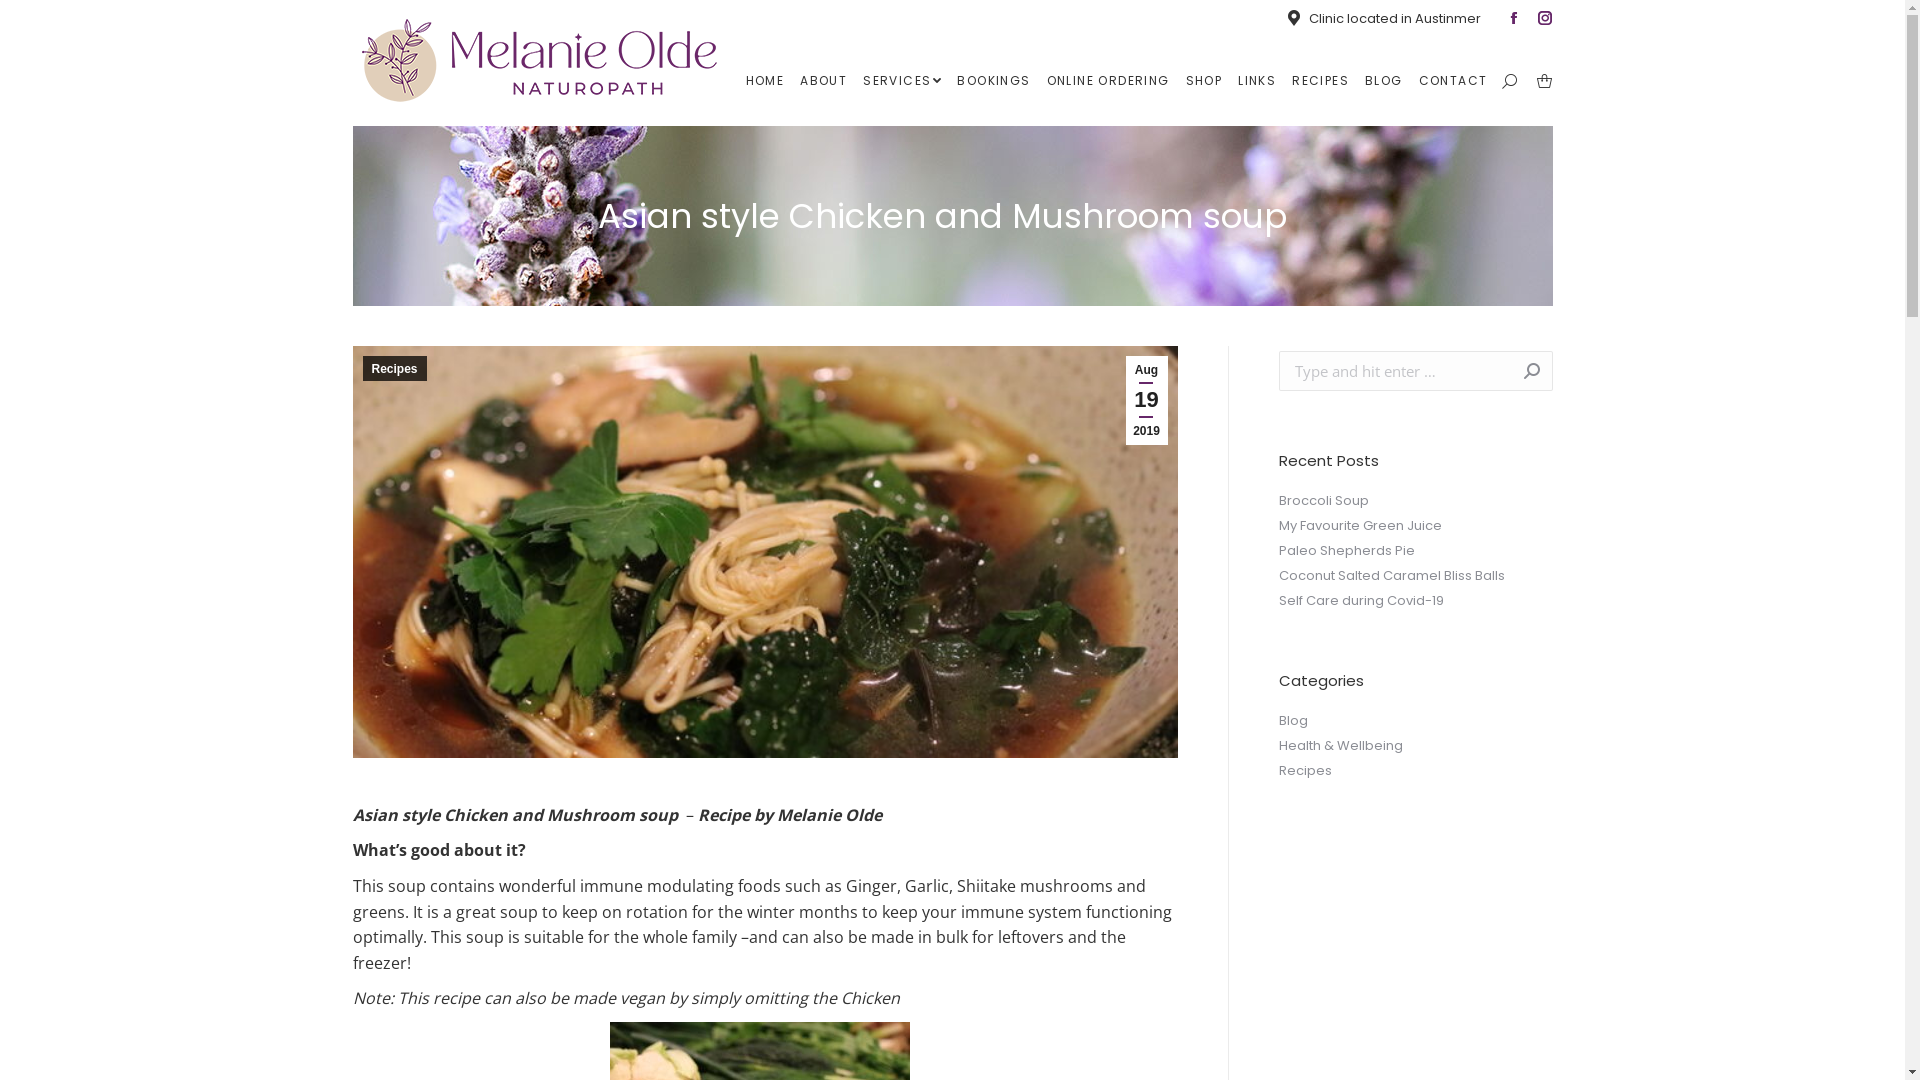 The image size is (1920, 1080). I want to click on 'BLOG', so click(1360, 80).